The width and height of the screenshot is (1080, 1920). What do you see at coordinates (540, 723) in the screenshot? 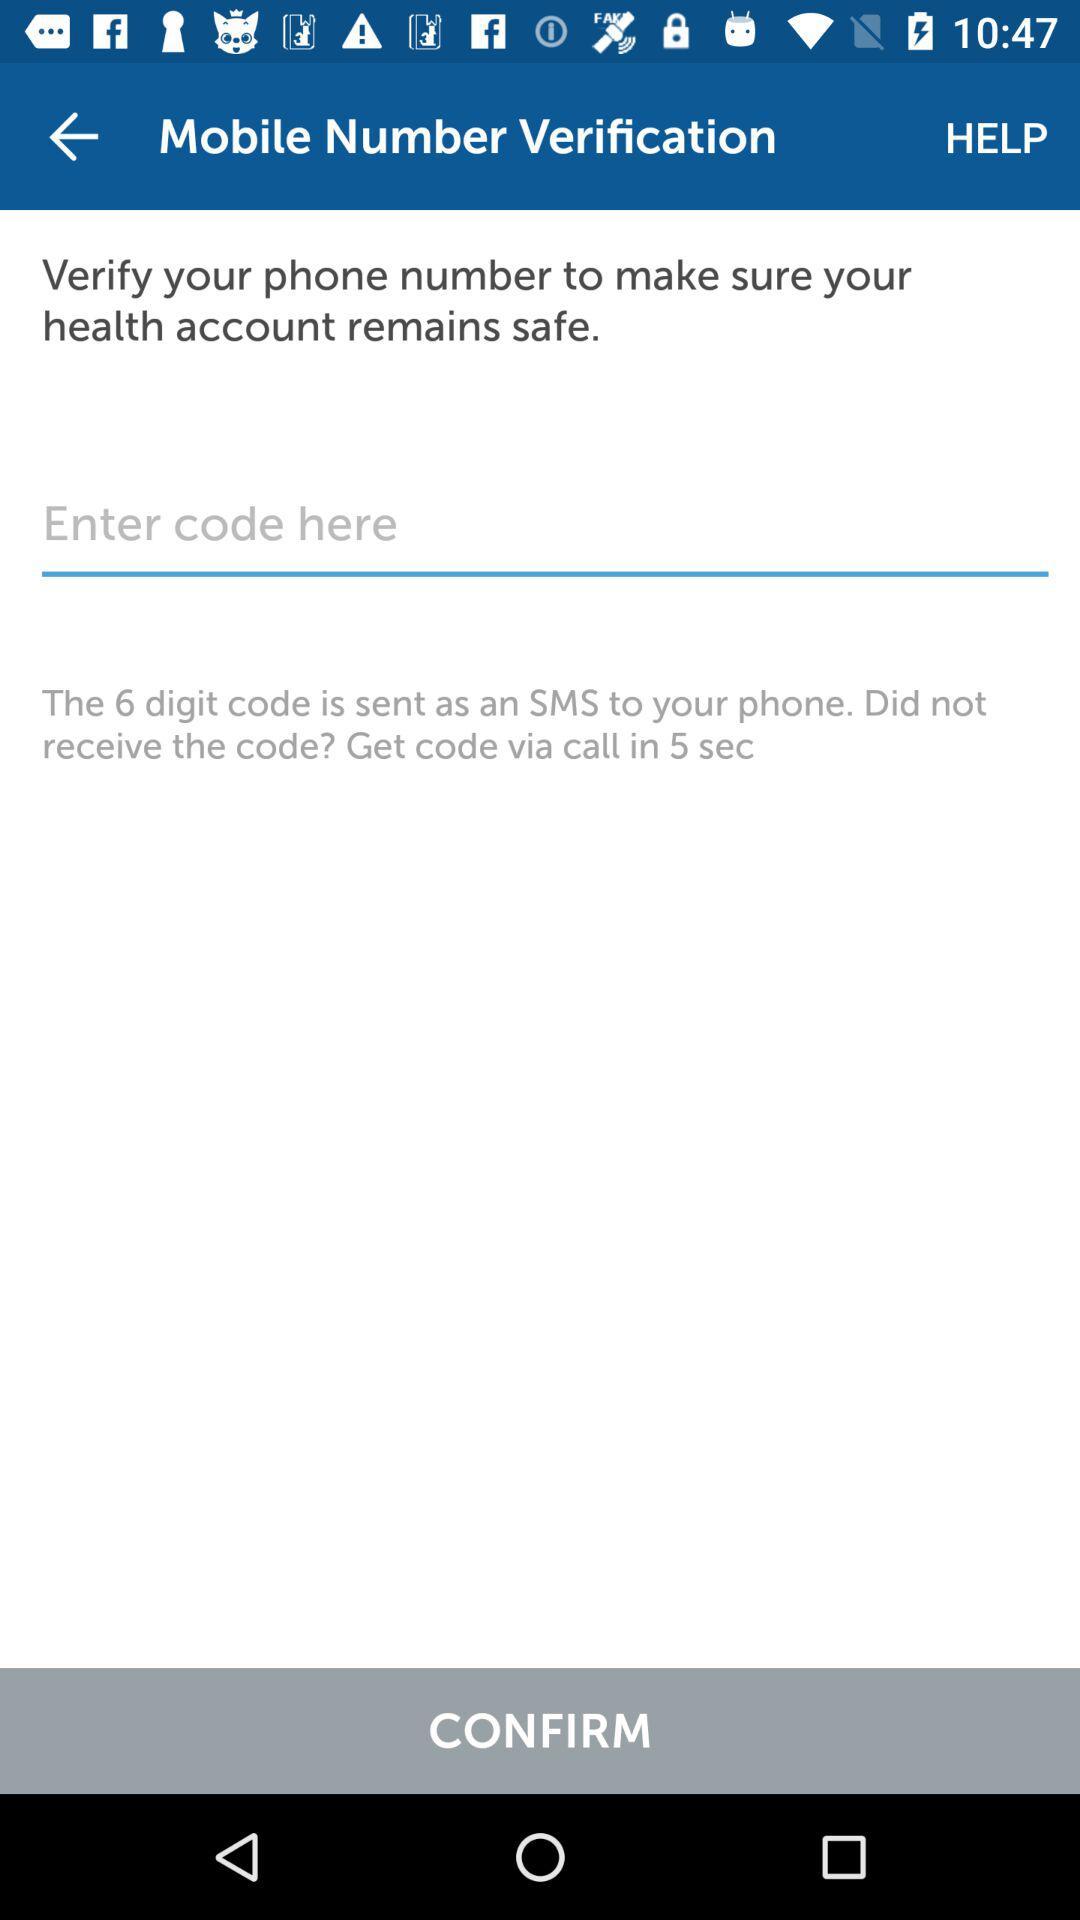
I see `icon at the center` at bounding box center [540, 723].